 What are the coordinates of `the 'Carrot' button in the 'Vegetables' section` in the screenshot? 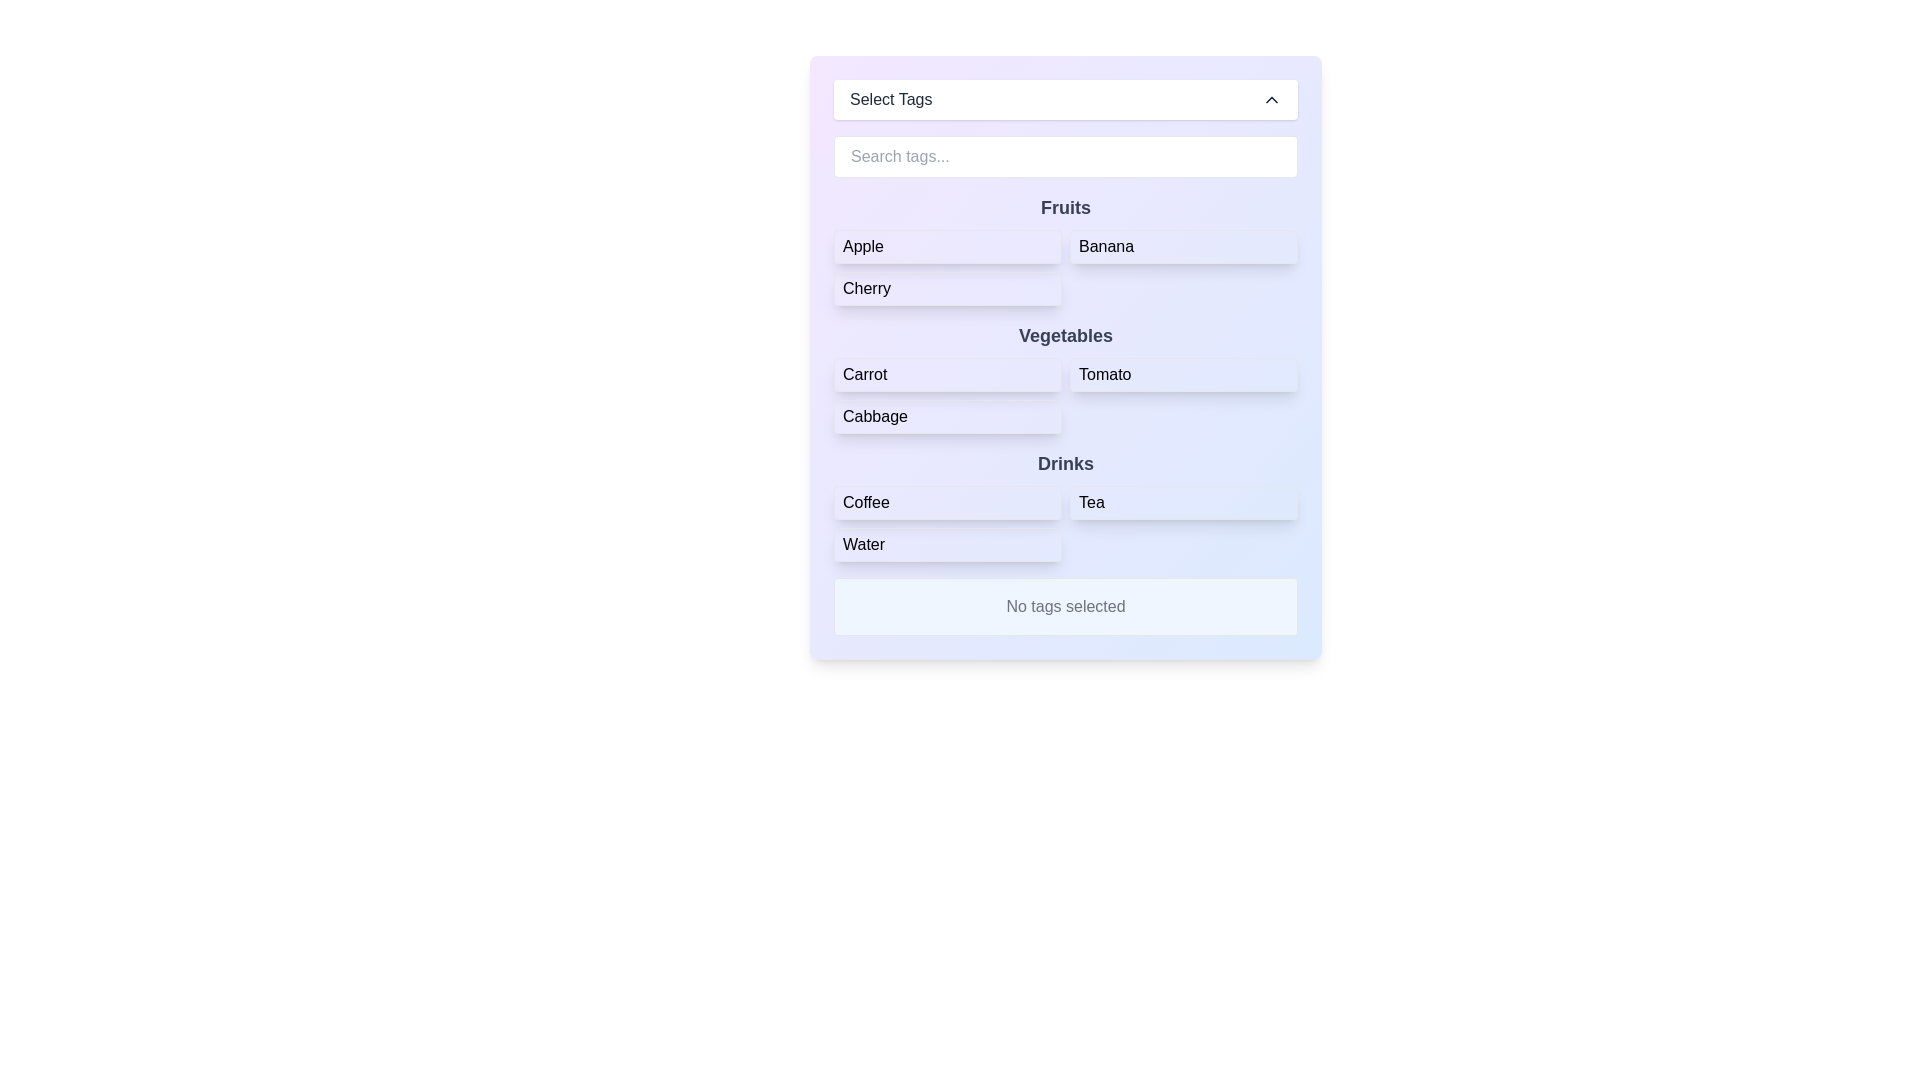 It's located at (947, 374).